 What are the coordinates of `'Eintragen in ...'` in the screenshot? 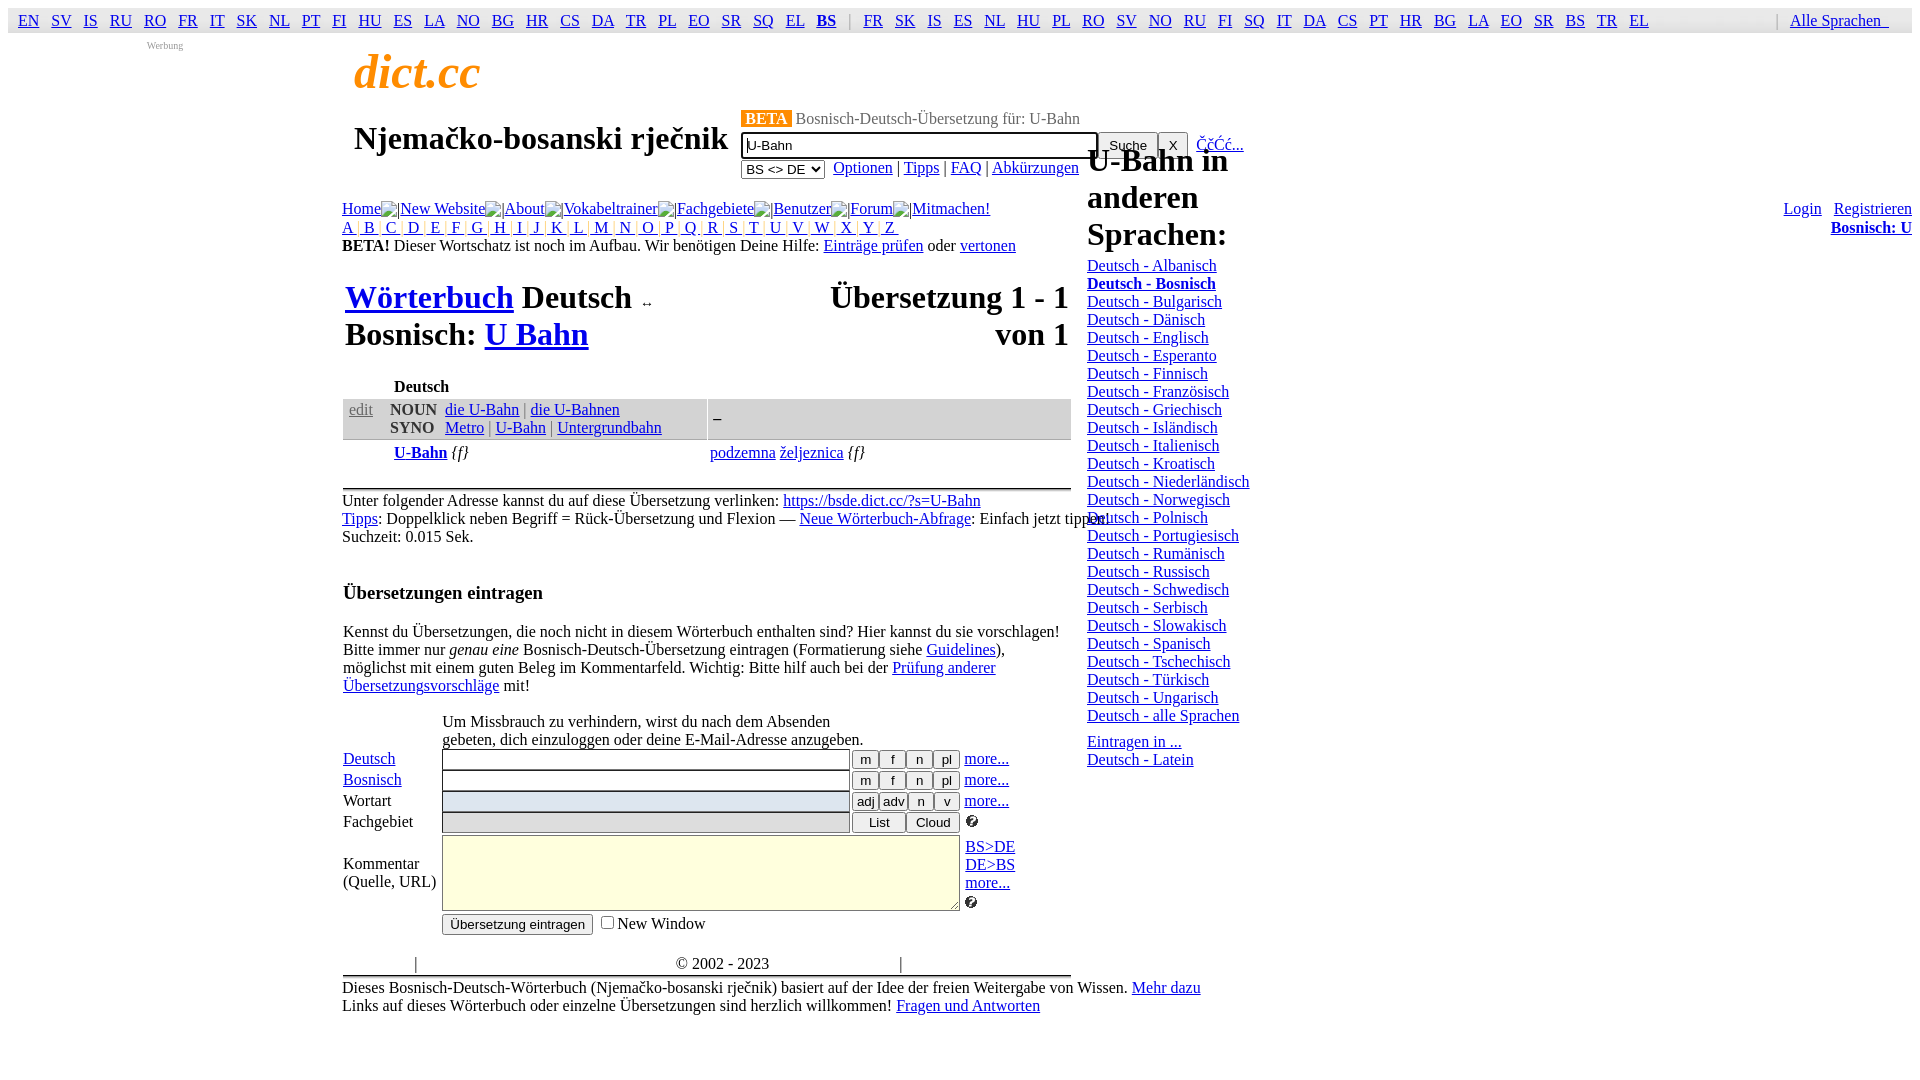 It's located at (1085, 741).